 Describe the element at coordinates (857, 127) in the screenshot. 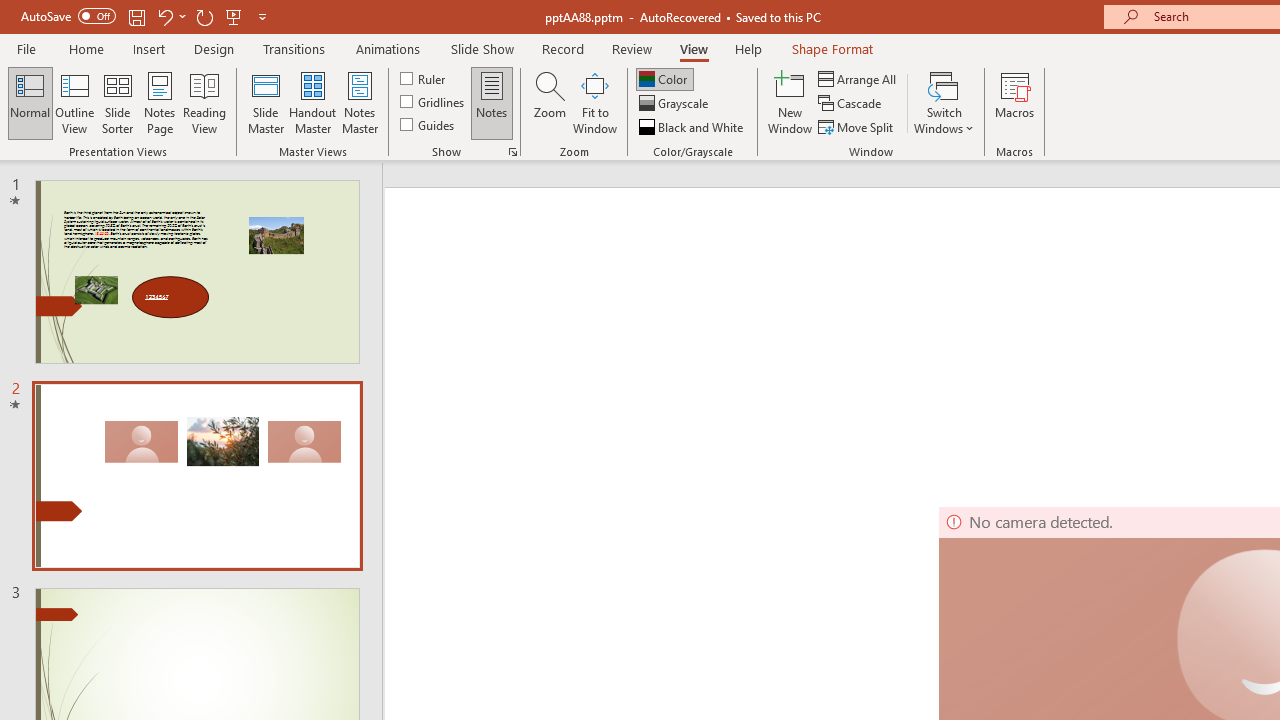

I see `'Move Split'` at that location.